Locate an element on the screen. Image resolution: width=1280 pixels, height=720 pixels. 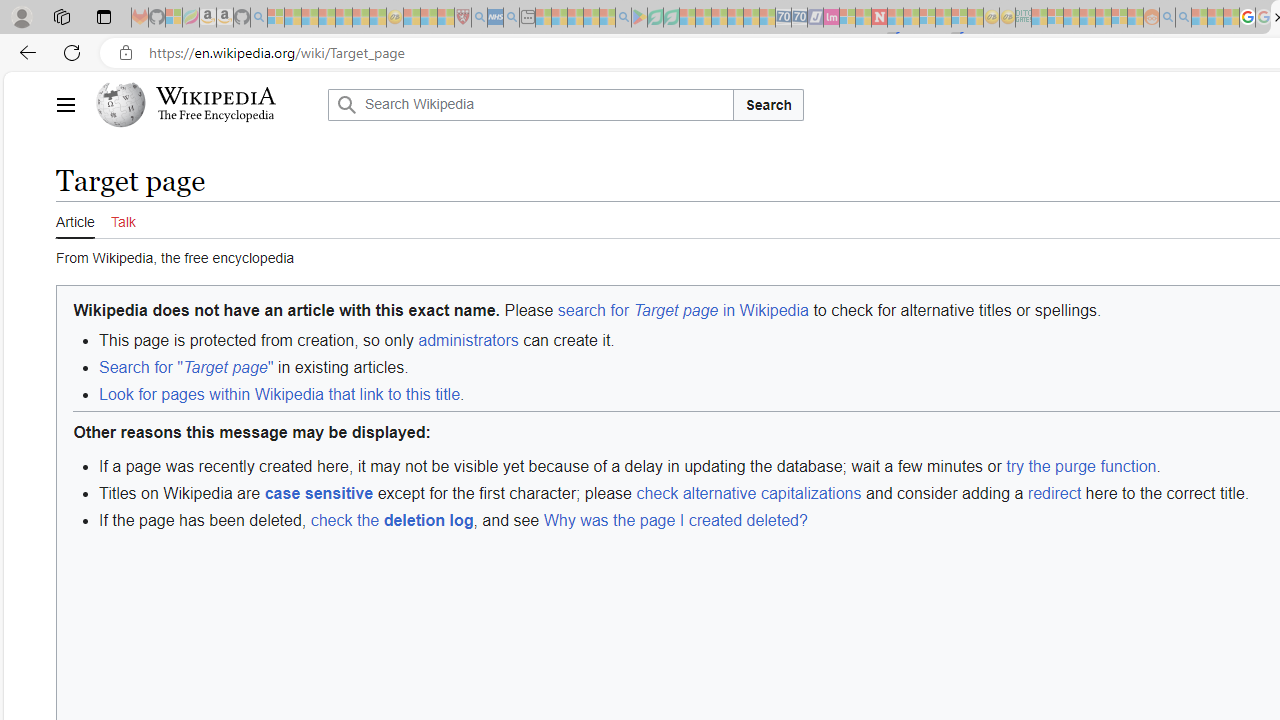
'Jobs - lastminute.com Investor Portal - Sleeping' is located at coordinates (831, 17).